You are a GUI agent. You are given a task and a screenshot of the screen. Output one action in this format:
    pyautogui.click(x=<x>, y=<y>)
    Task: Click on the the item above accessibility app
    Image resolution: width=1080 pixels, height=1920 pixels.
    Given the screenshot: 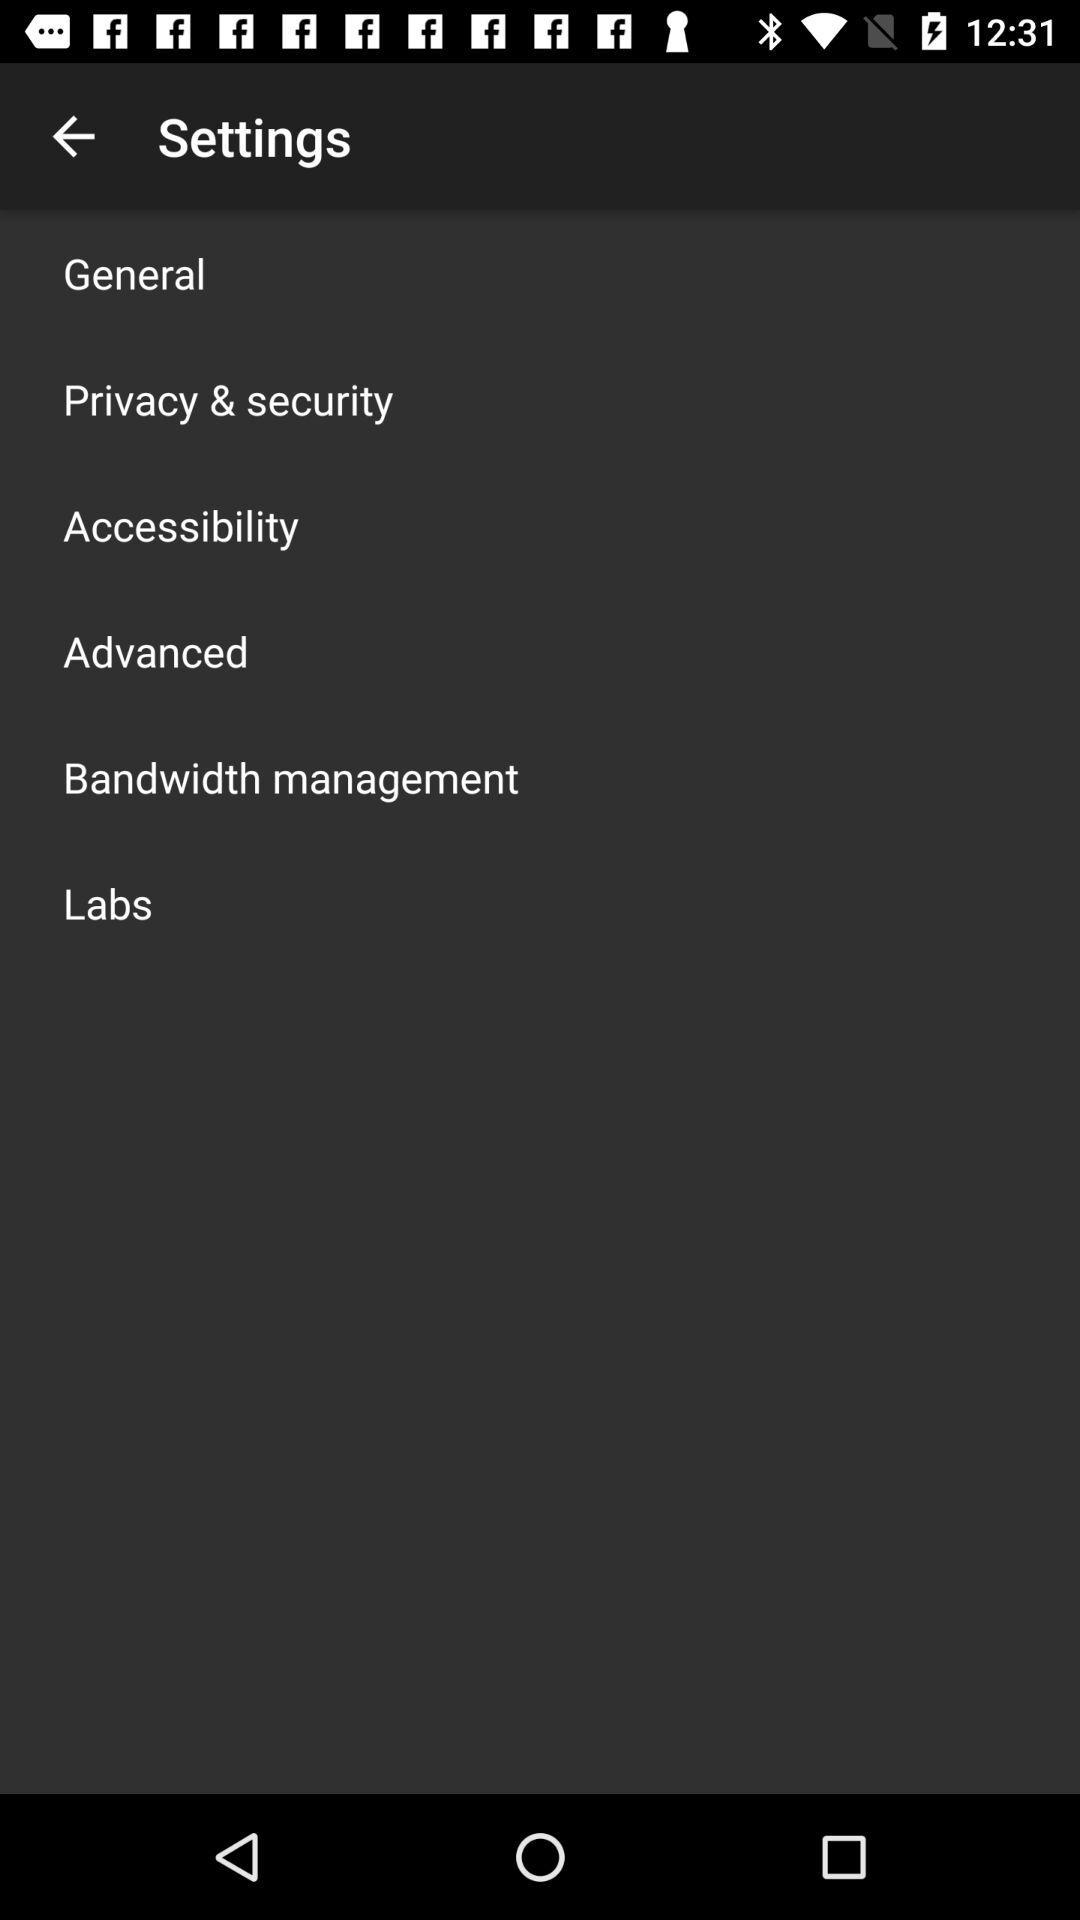 What is the action you would take?
    pyautogui.click(x=227, y=398)
    